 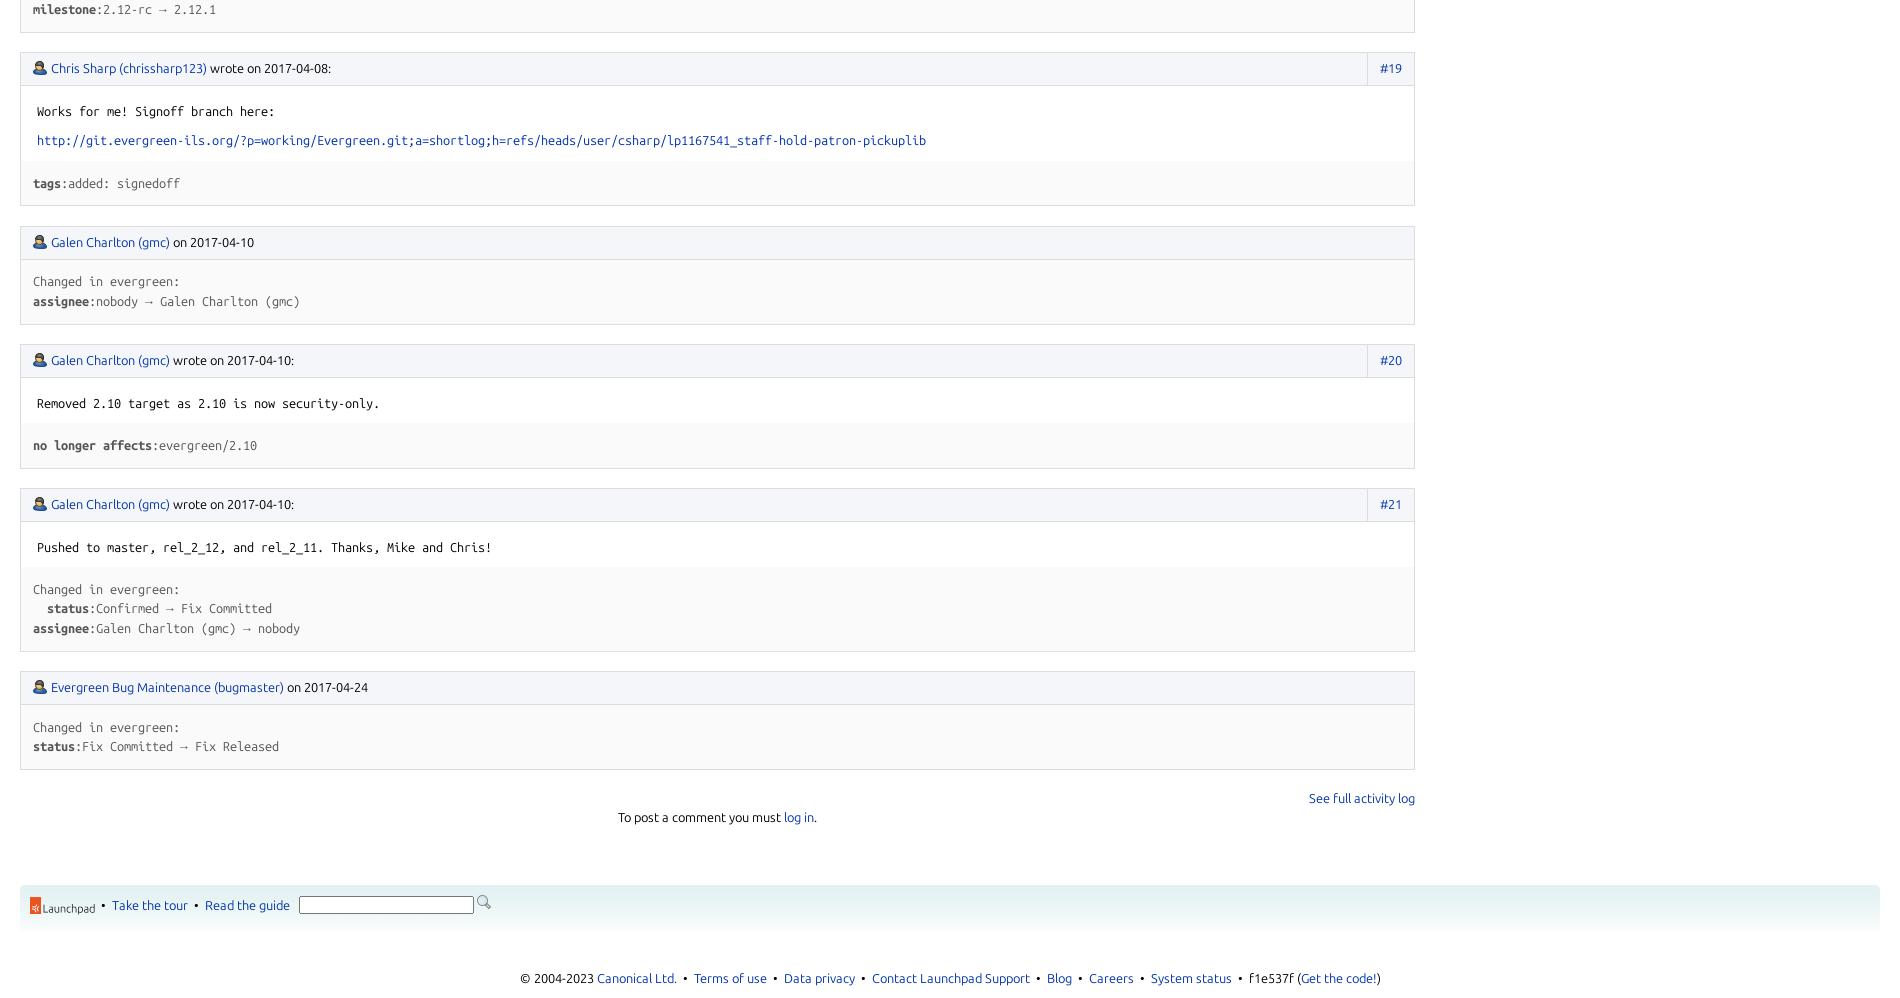 I want to click on '#20', so click(x=1389, y=358).